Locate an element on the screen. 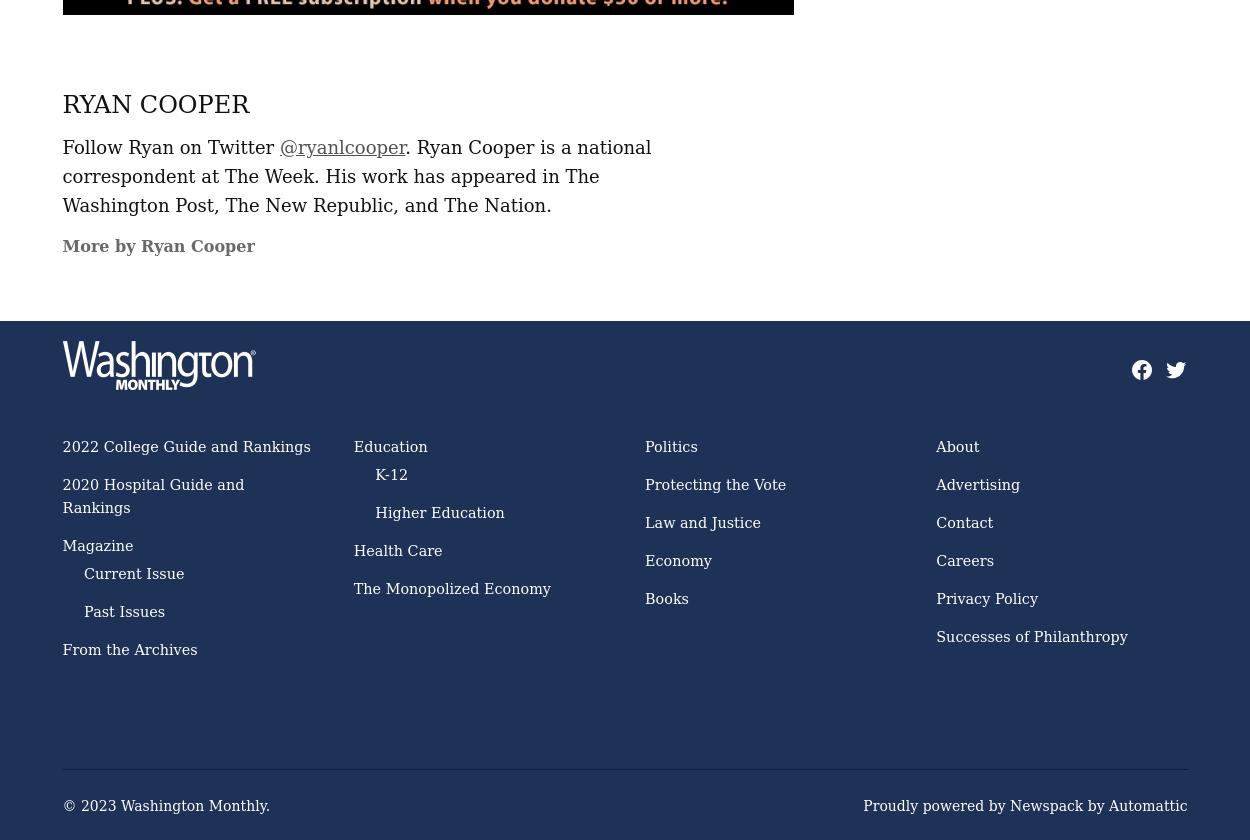  'Follow Ryan on Twitter' is located at coordinates (170, 147).